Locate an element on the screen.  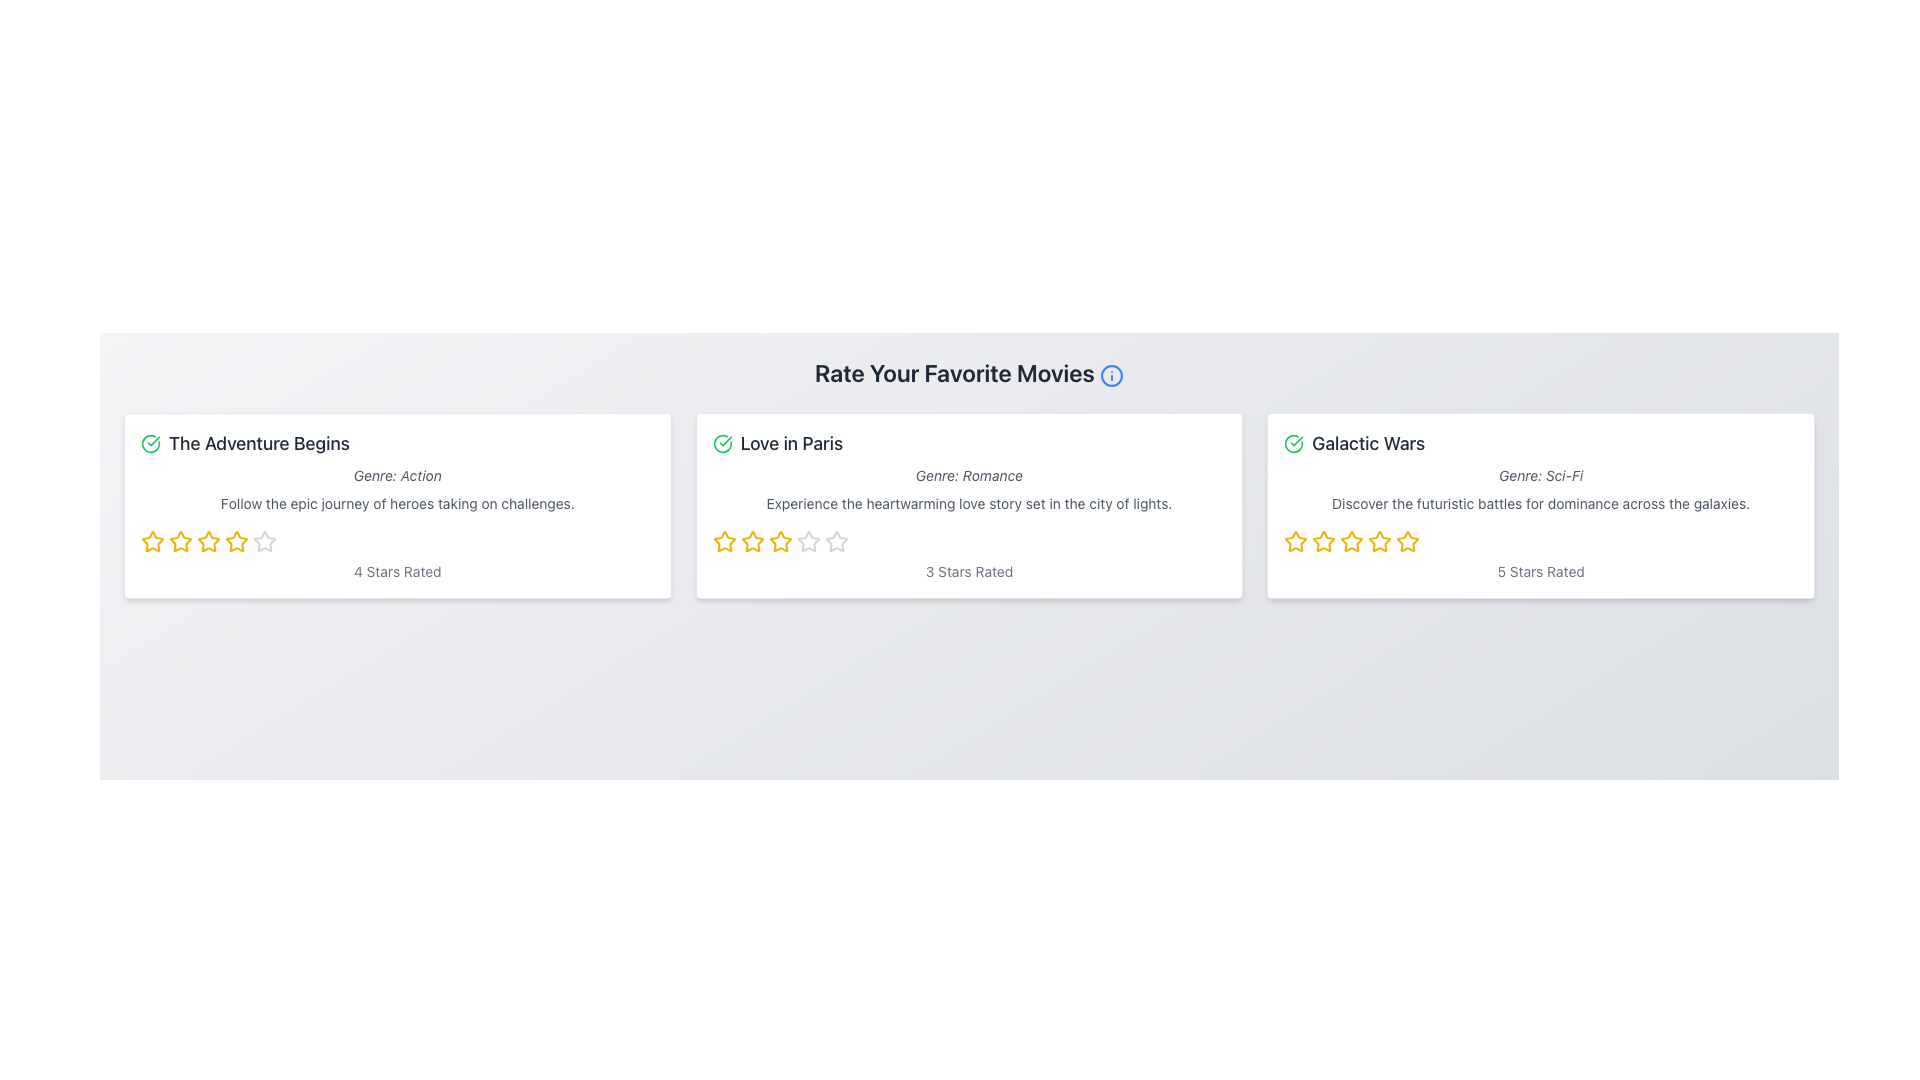
the first star icon in the 'Rate Your Favorite Movies' section, located under the movie title 'Love in Paris' is located at coordinates (751, 541).